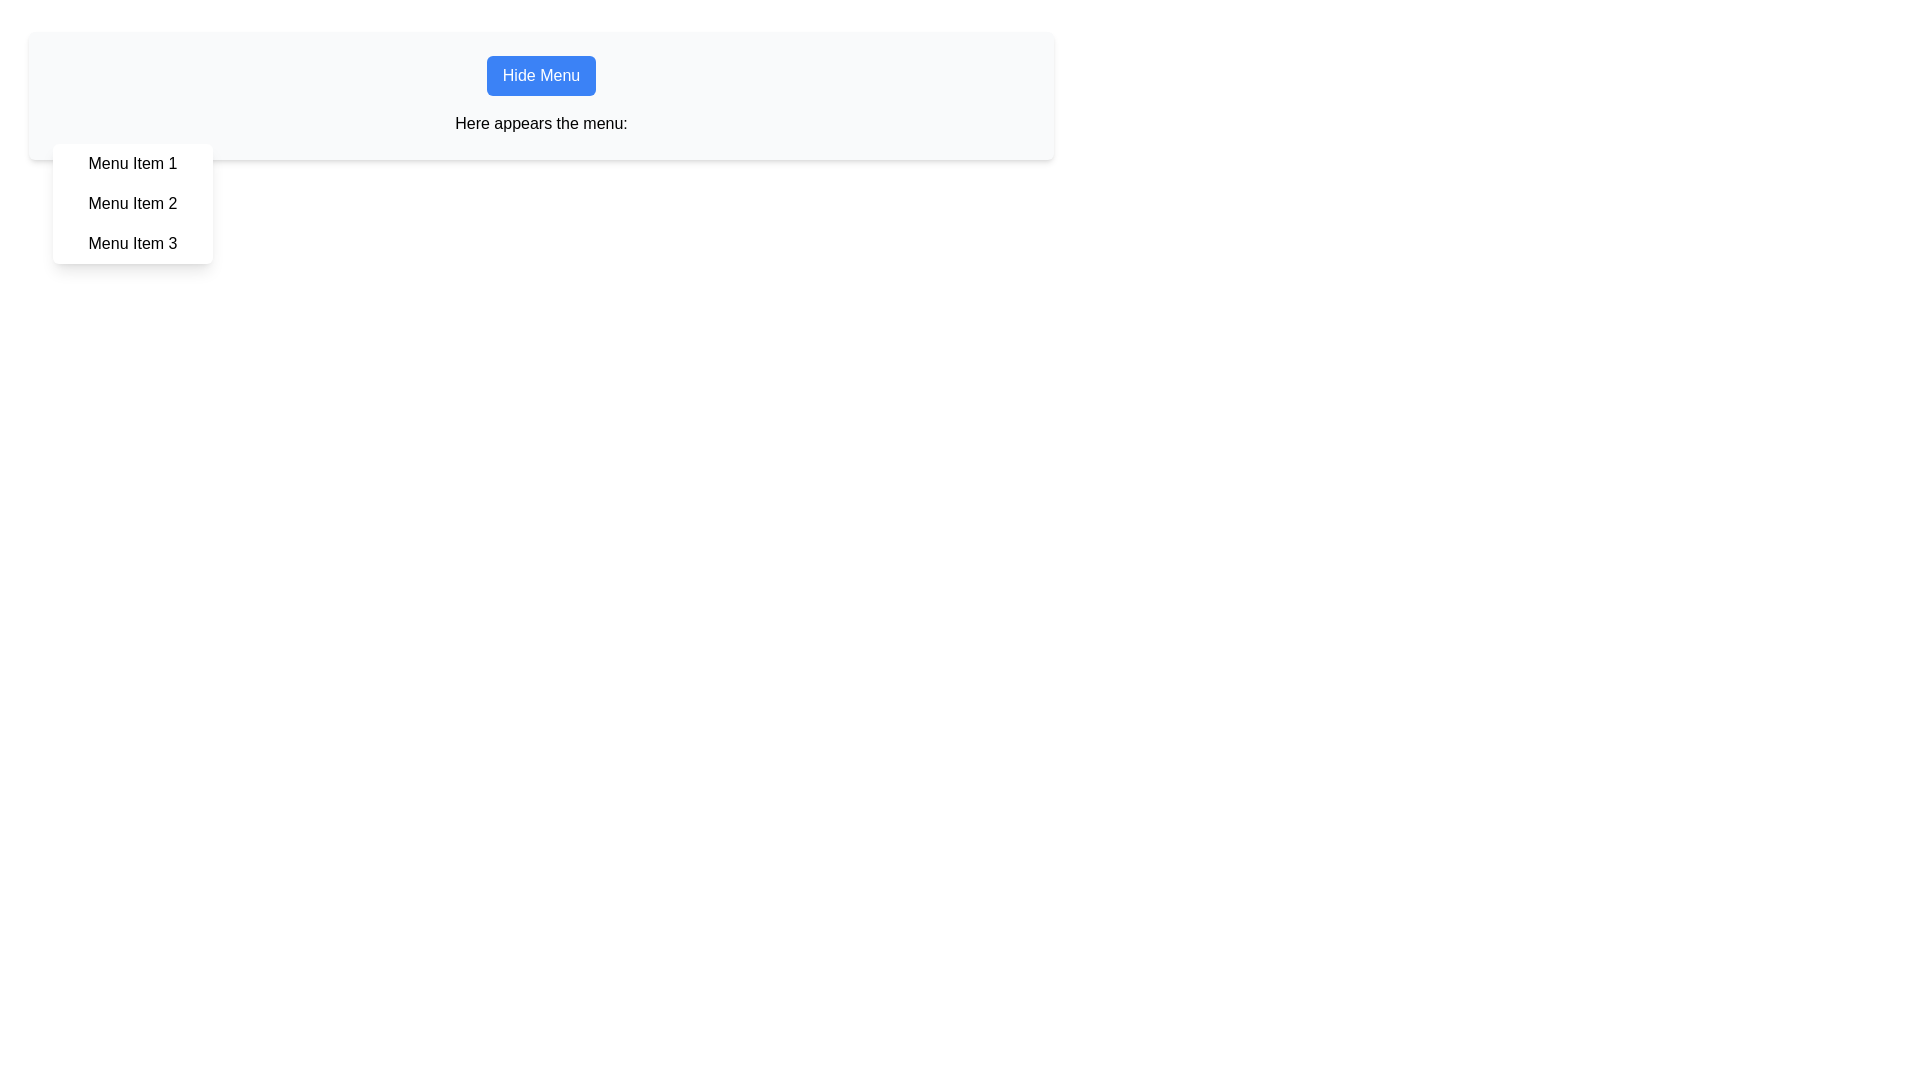 The image size is (1920, 1080). I want to click on the menu item labeled 'Menu Item 3', so click(132, 242).